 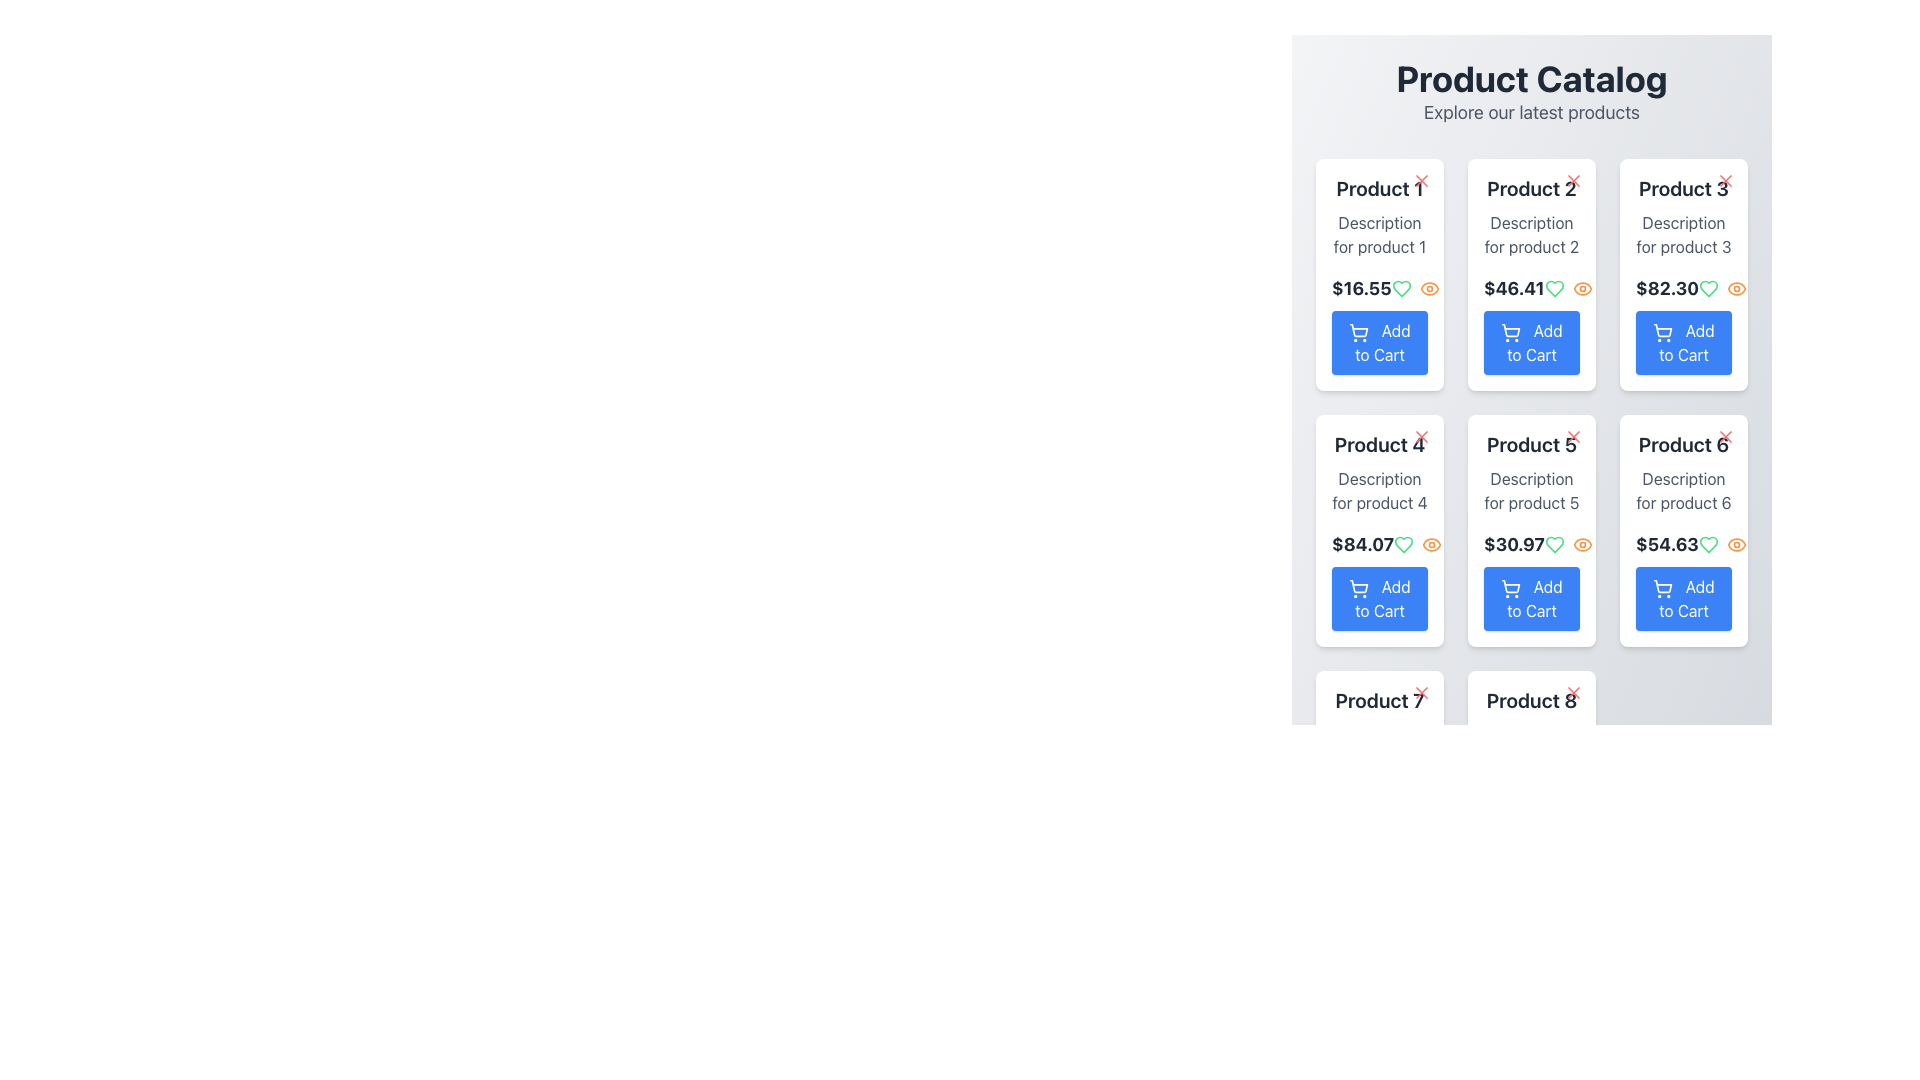 I want to click on the small orange eye icon located within the product card for 'Product 6', so click(x=1735, y=544).